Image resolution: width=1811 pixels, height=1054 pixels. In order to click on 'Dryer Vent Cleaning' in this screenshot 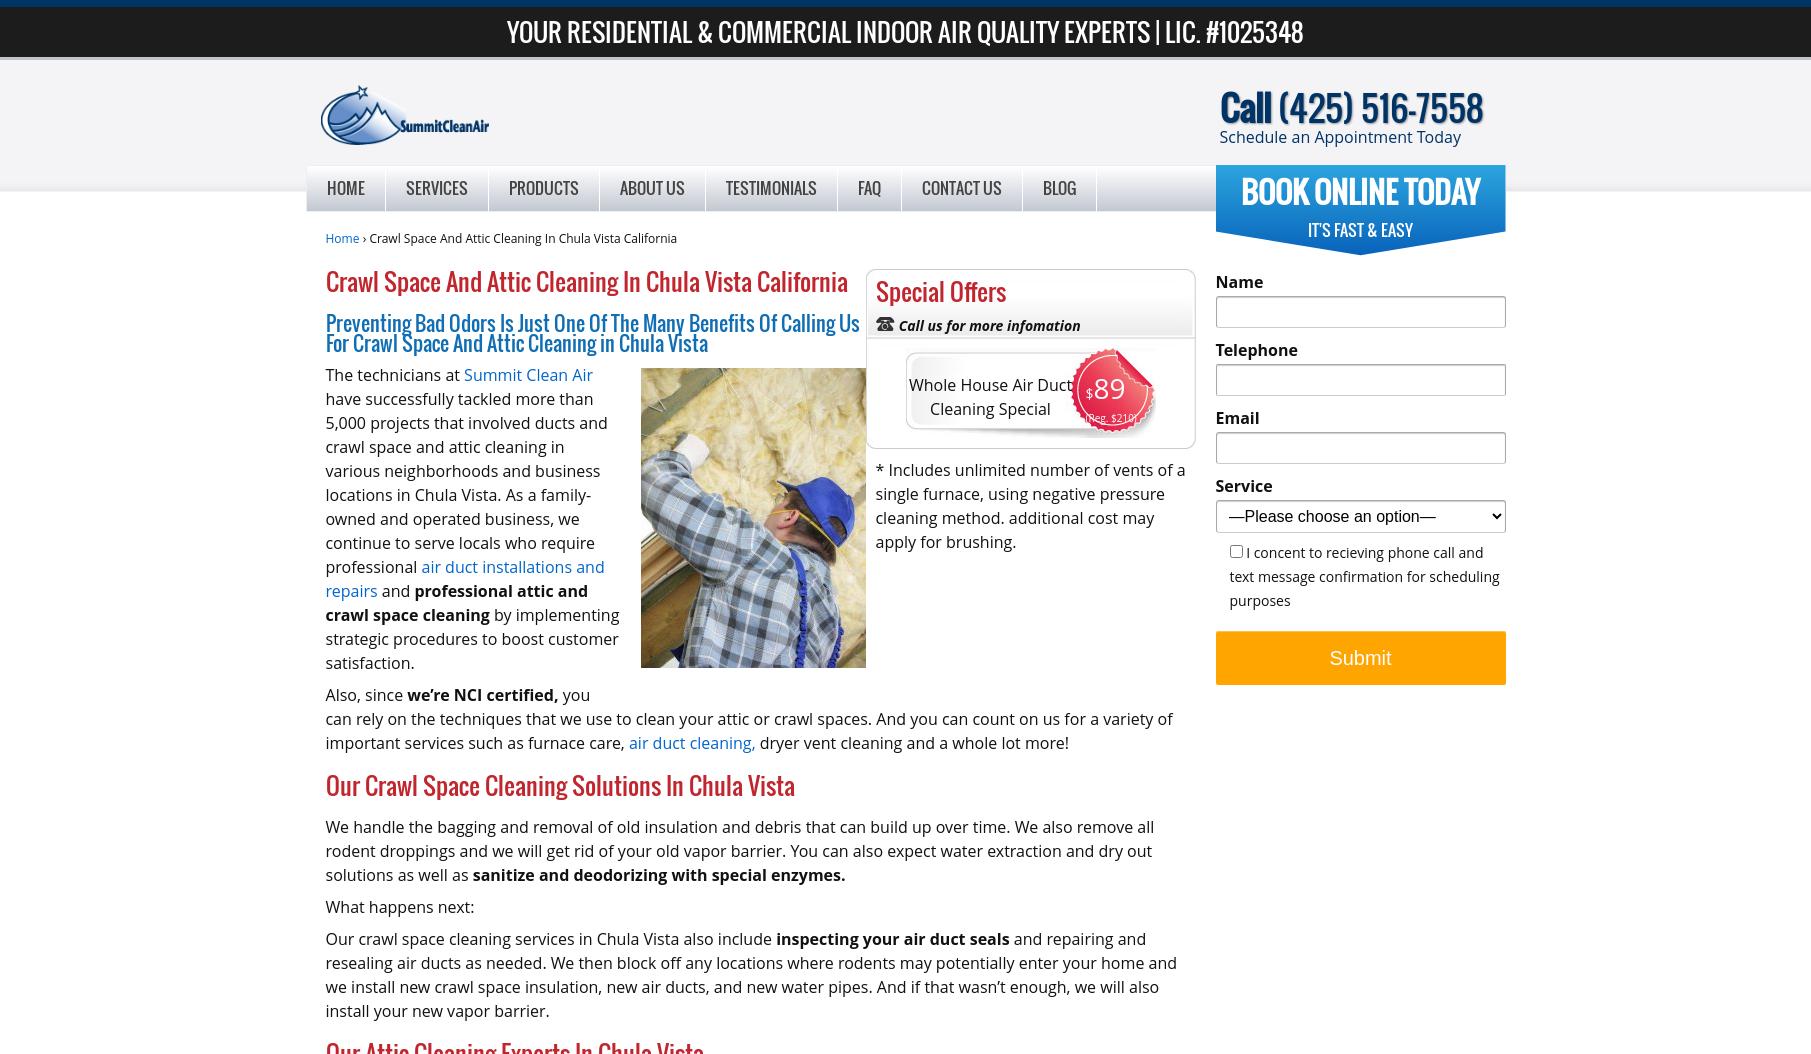, I will do `click(457, 226)`.